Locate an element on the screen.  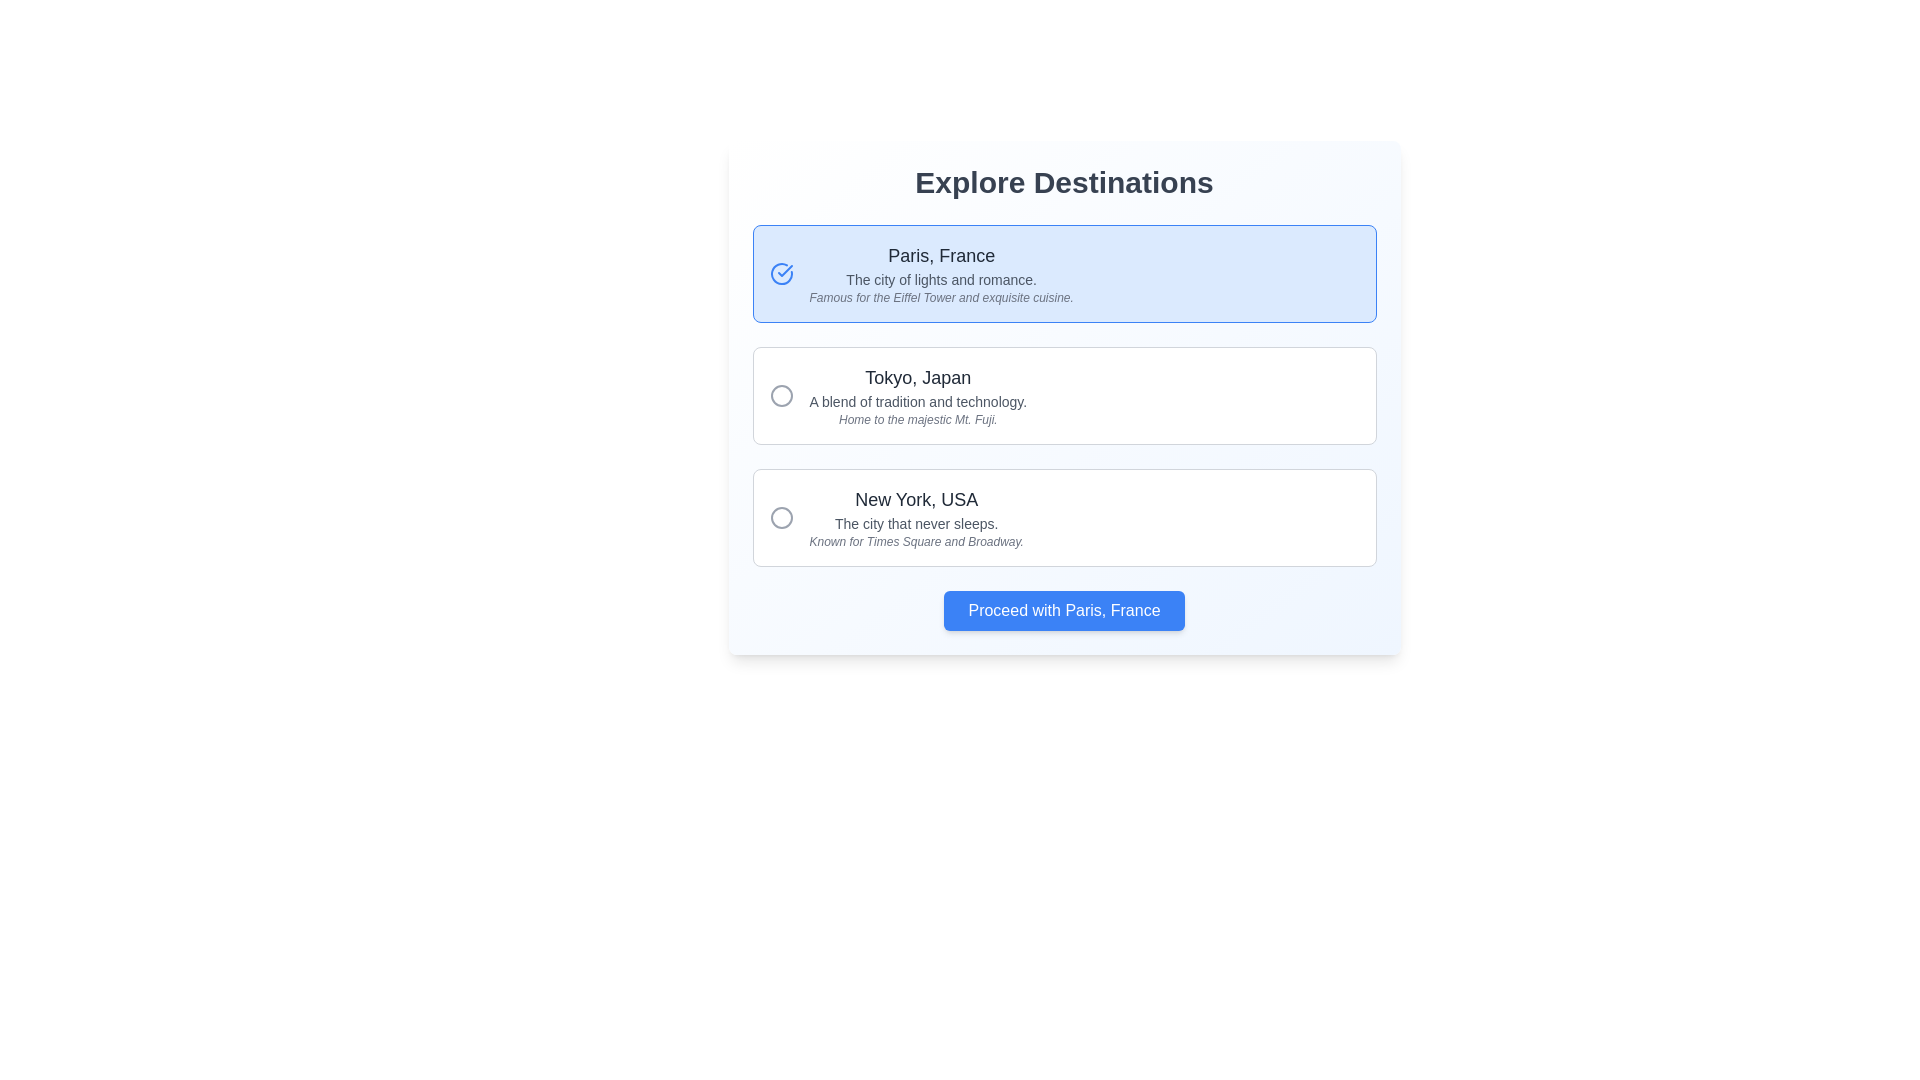
the selectable option text block labeled 'New York, USA', which is the third option in a vertical list of cities is located at coordinates (915, 516).